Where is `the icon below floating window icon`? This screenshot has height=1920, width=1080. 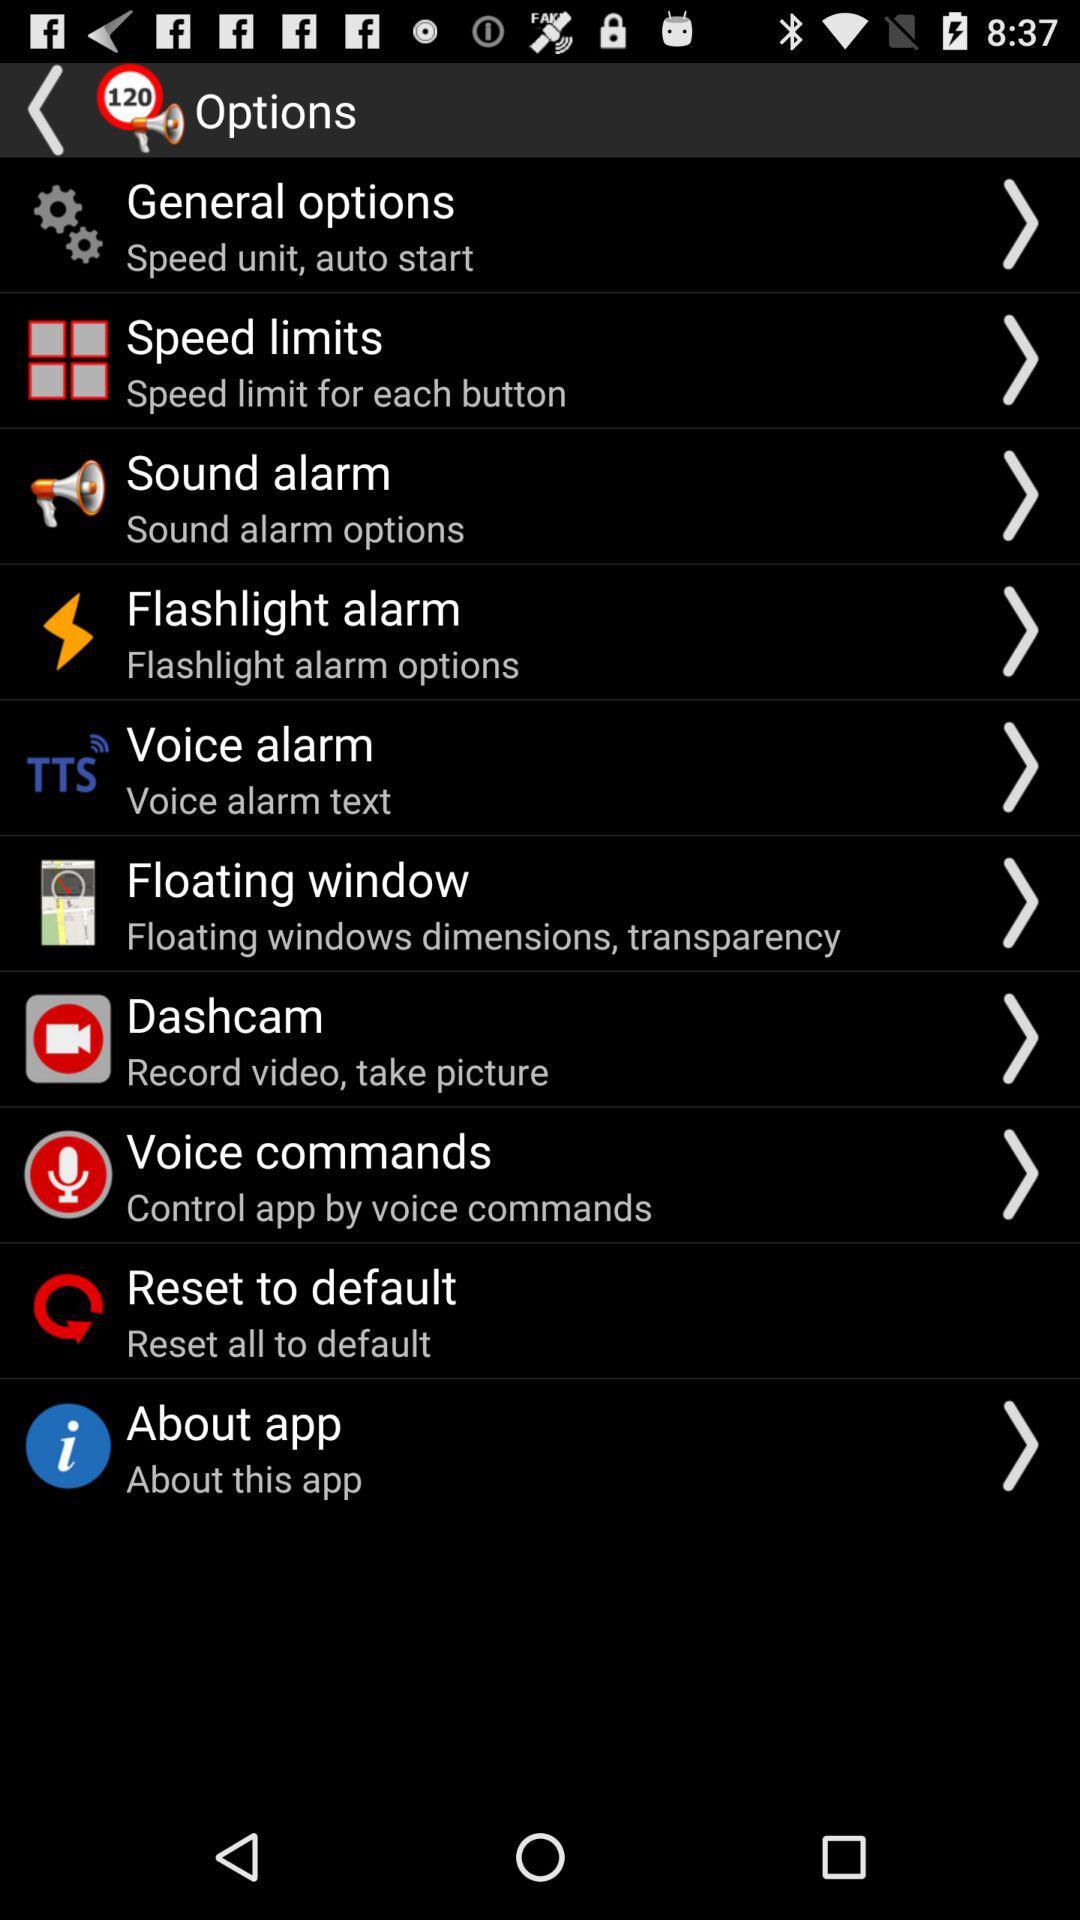 the icon below floating window icon is located at coordinates (483, 934).